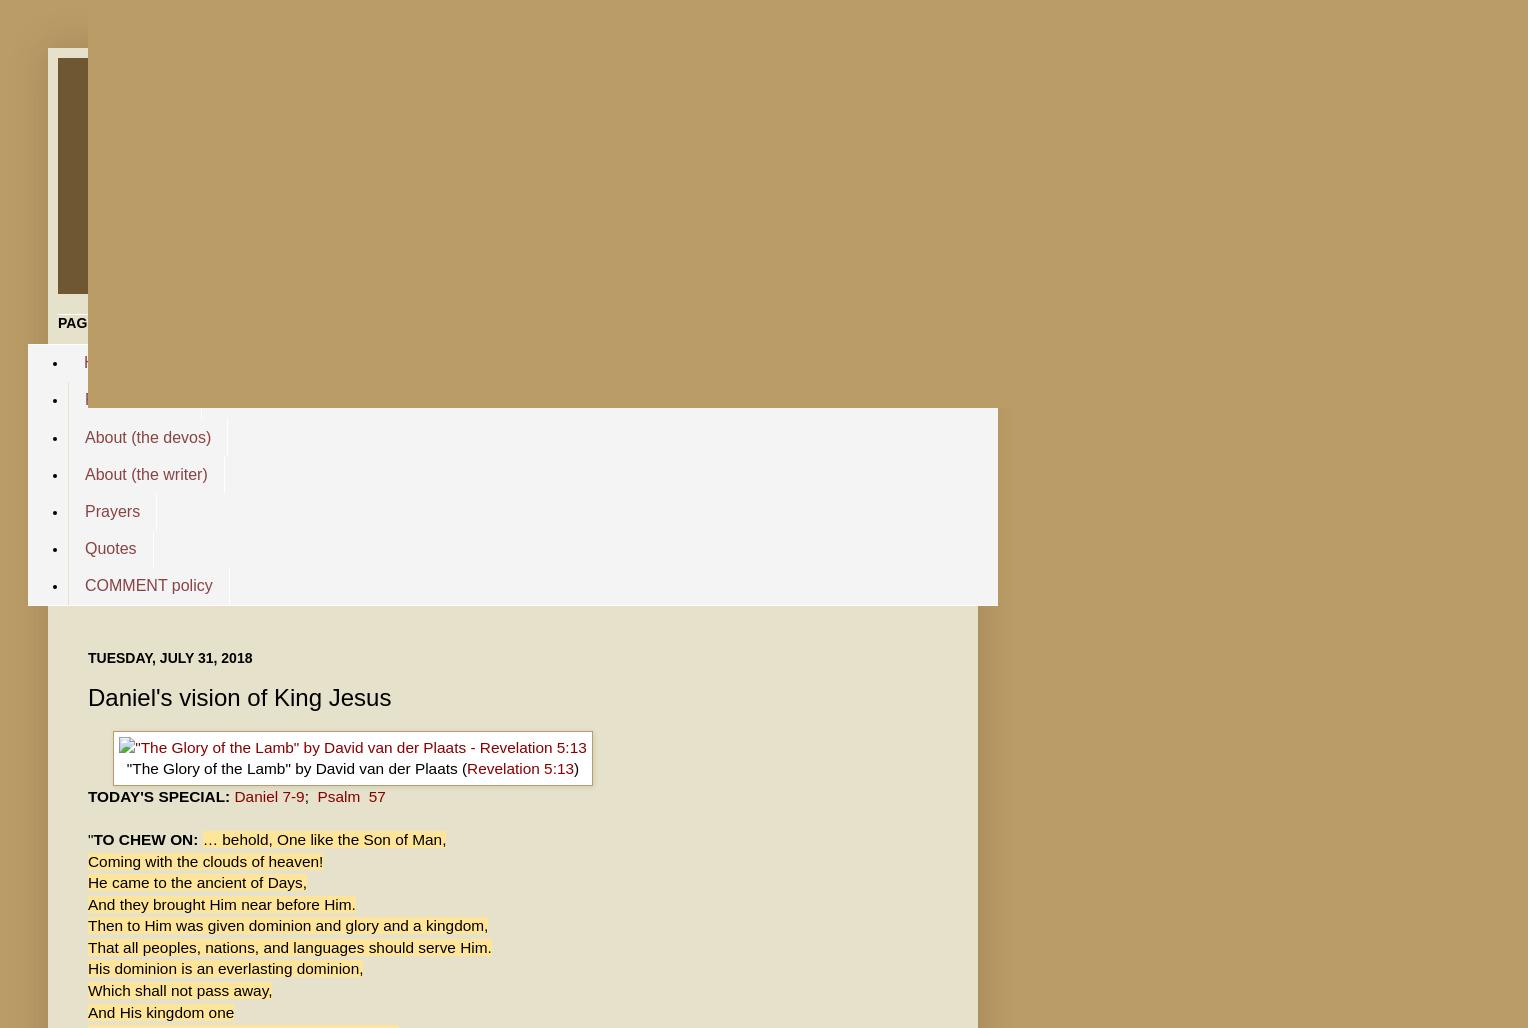 The image size is (1528, 1028). I want to click on 'About (the devos)', so click(148, 436).